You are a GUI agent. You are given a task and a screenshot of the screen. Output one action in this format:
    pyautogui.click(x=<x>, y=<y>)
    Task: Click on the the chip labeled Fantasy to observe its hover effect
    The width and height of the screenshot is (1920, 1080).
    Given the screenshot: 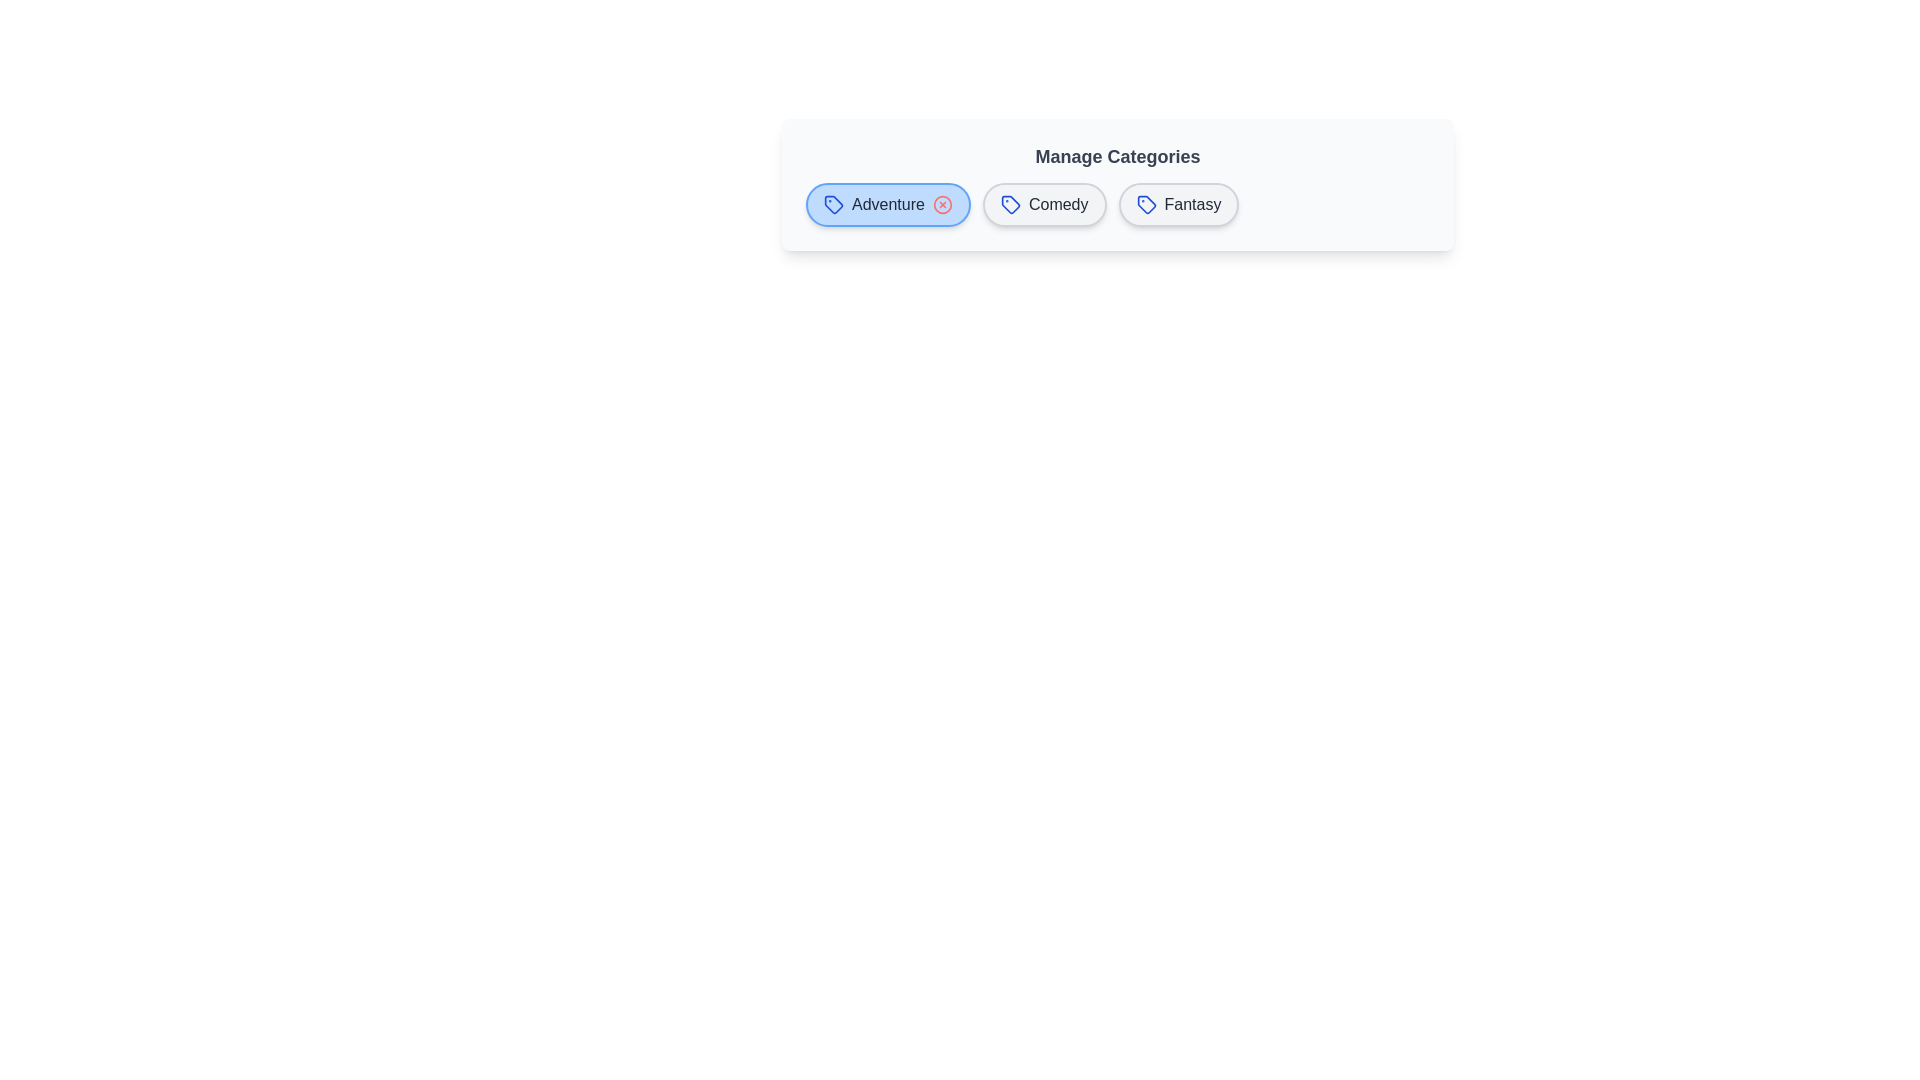 What is the action you would take?
    pyautogui.click(x=1179, y=204)
    